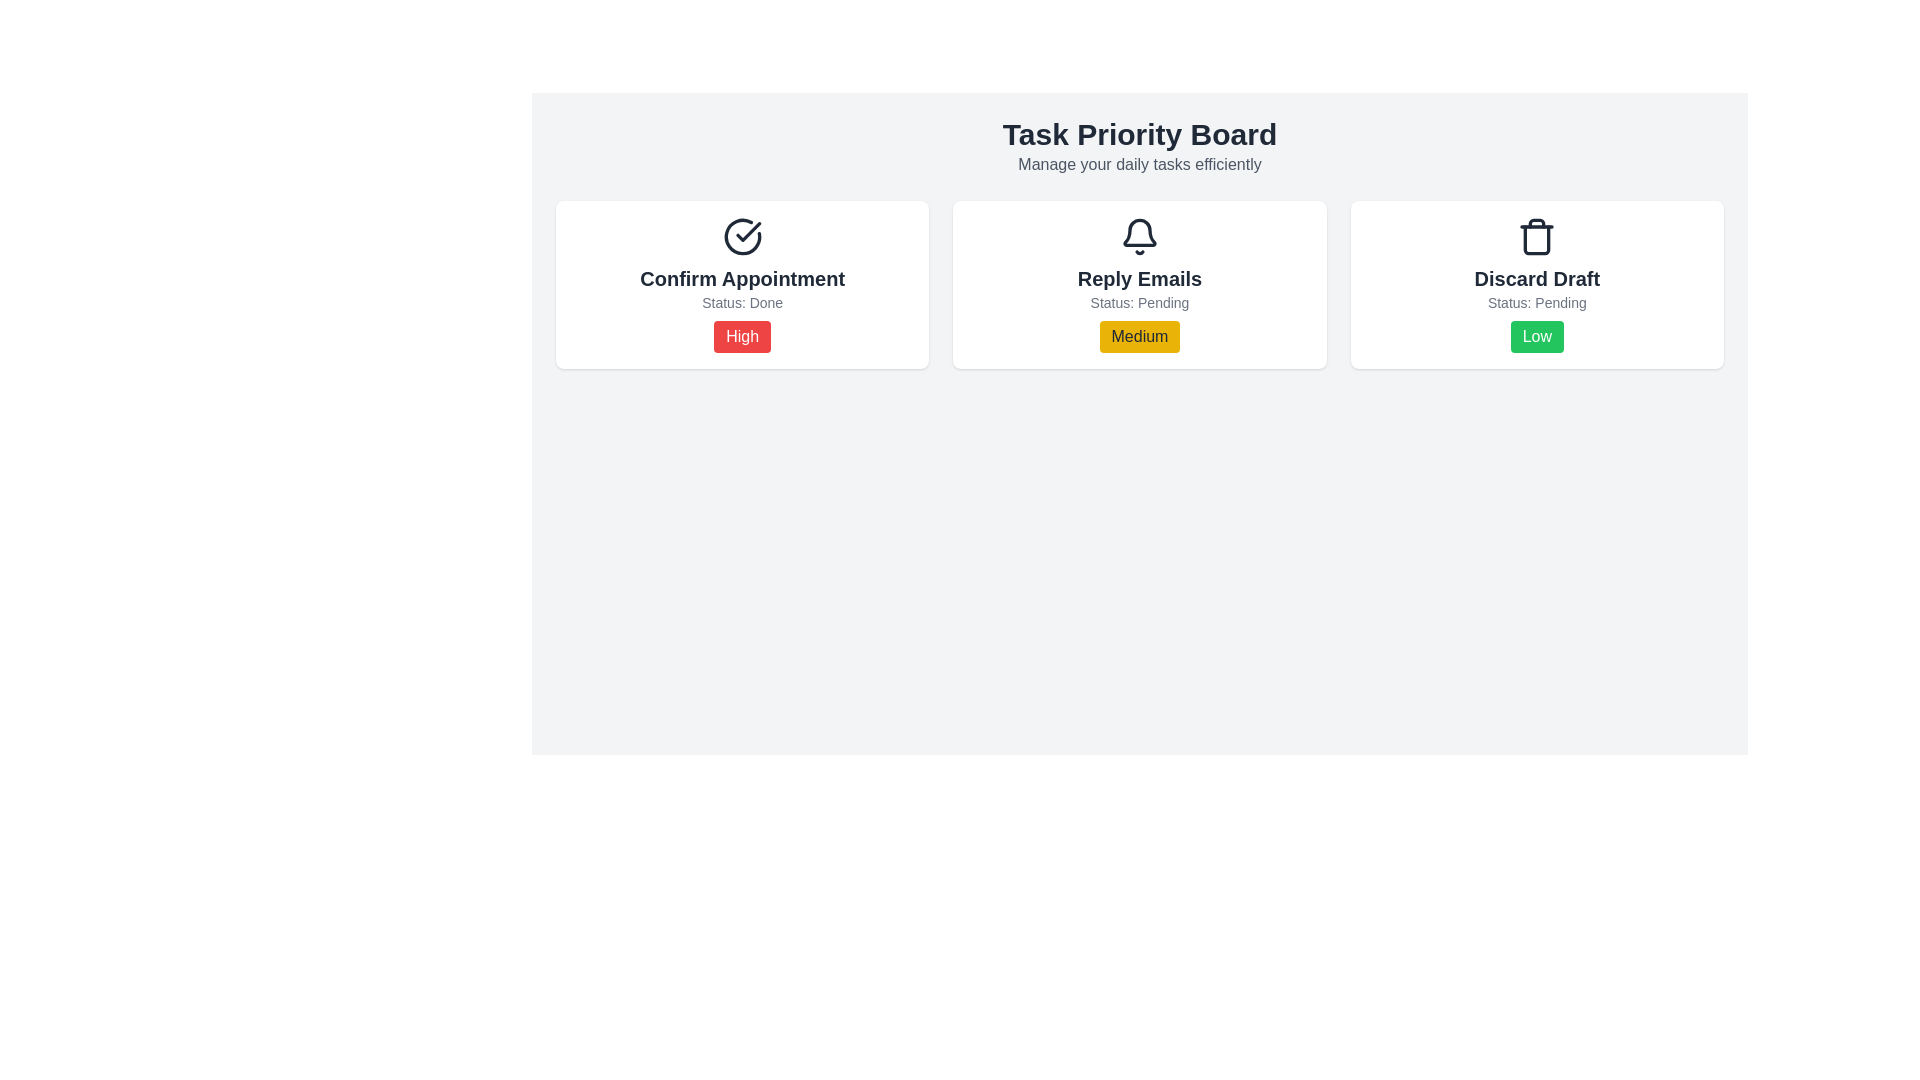  What do you see at coordinates (1140, 164) in the screenshot?
I see `the Text label that provides context for the Task Priority Board, located centrally beneath the title` at bounding box center [1140, 164].